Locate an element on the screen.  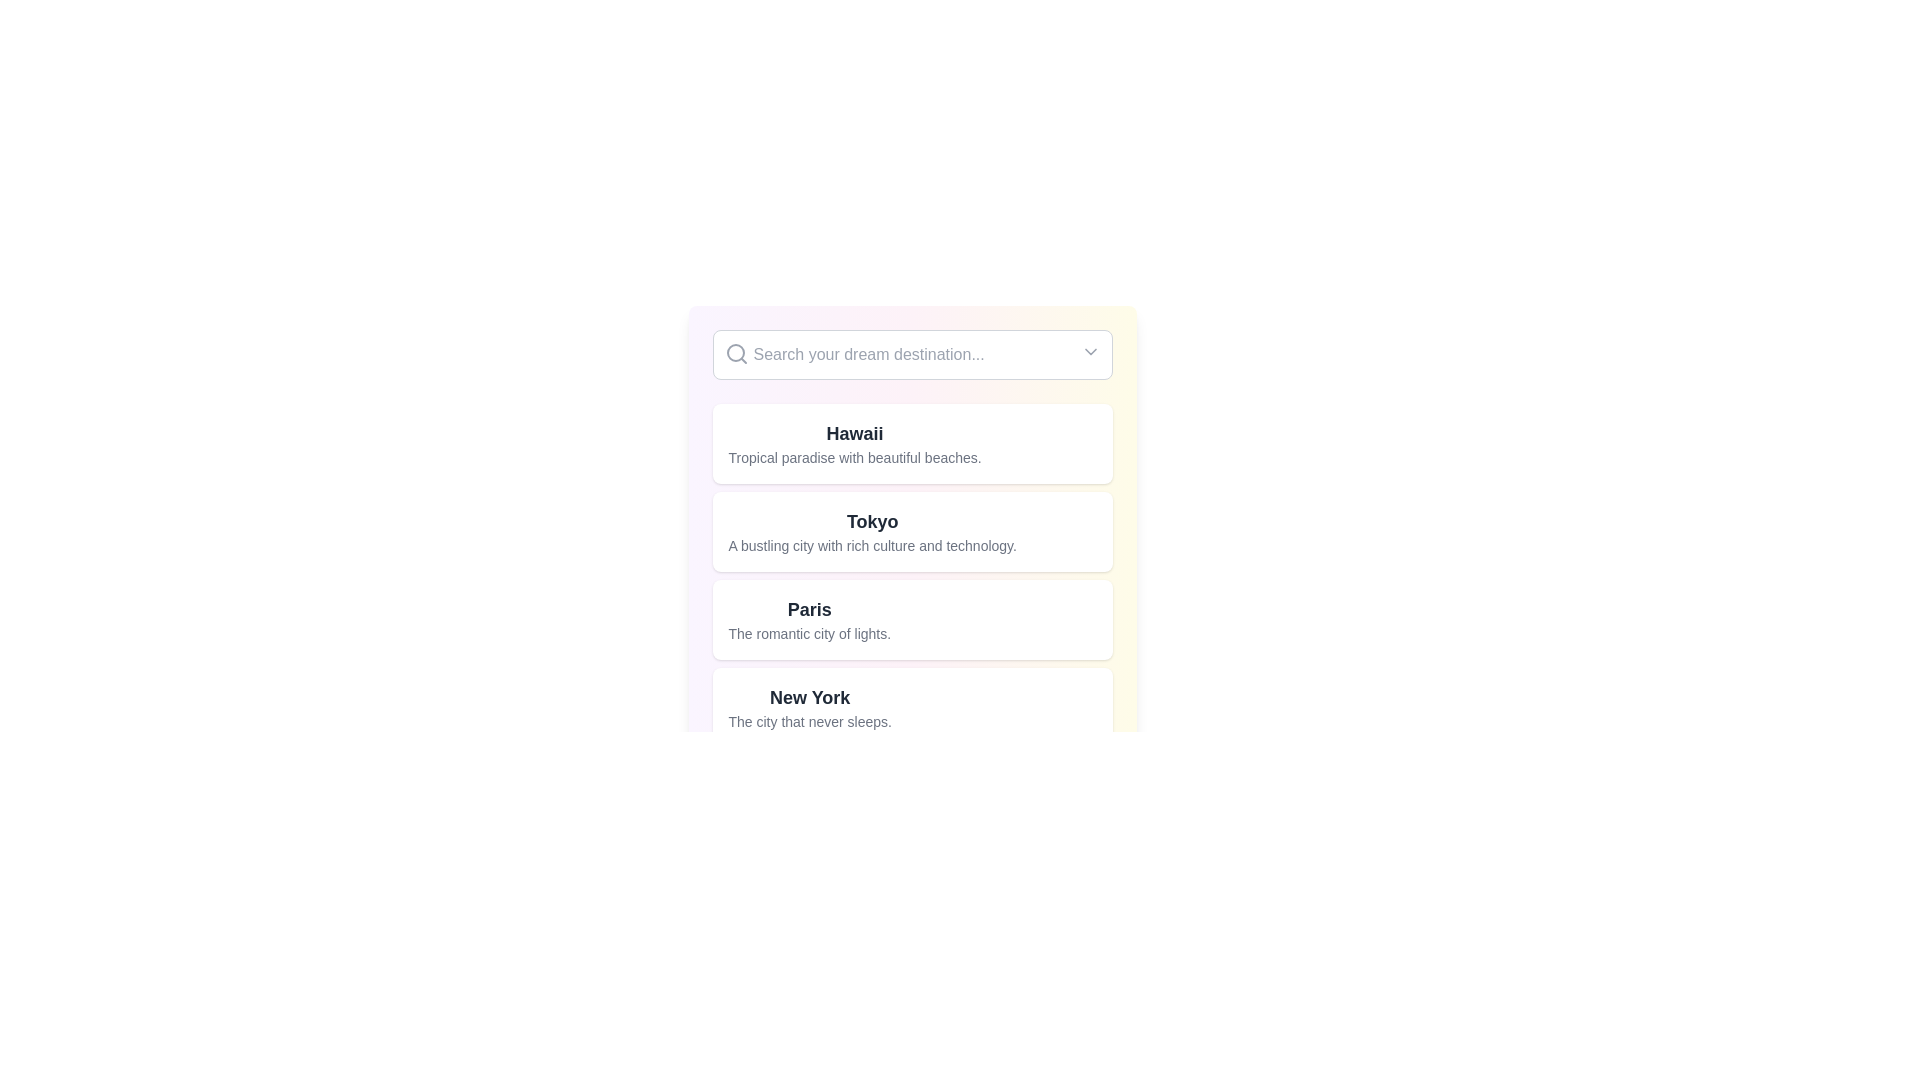
the search icon located at the left portion of the search bar to prompt a tooltip or highlight effect is located at coordinates (735, 353).